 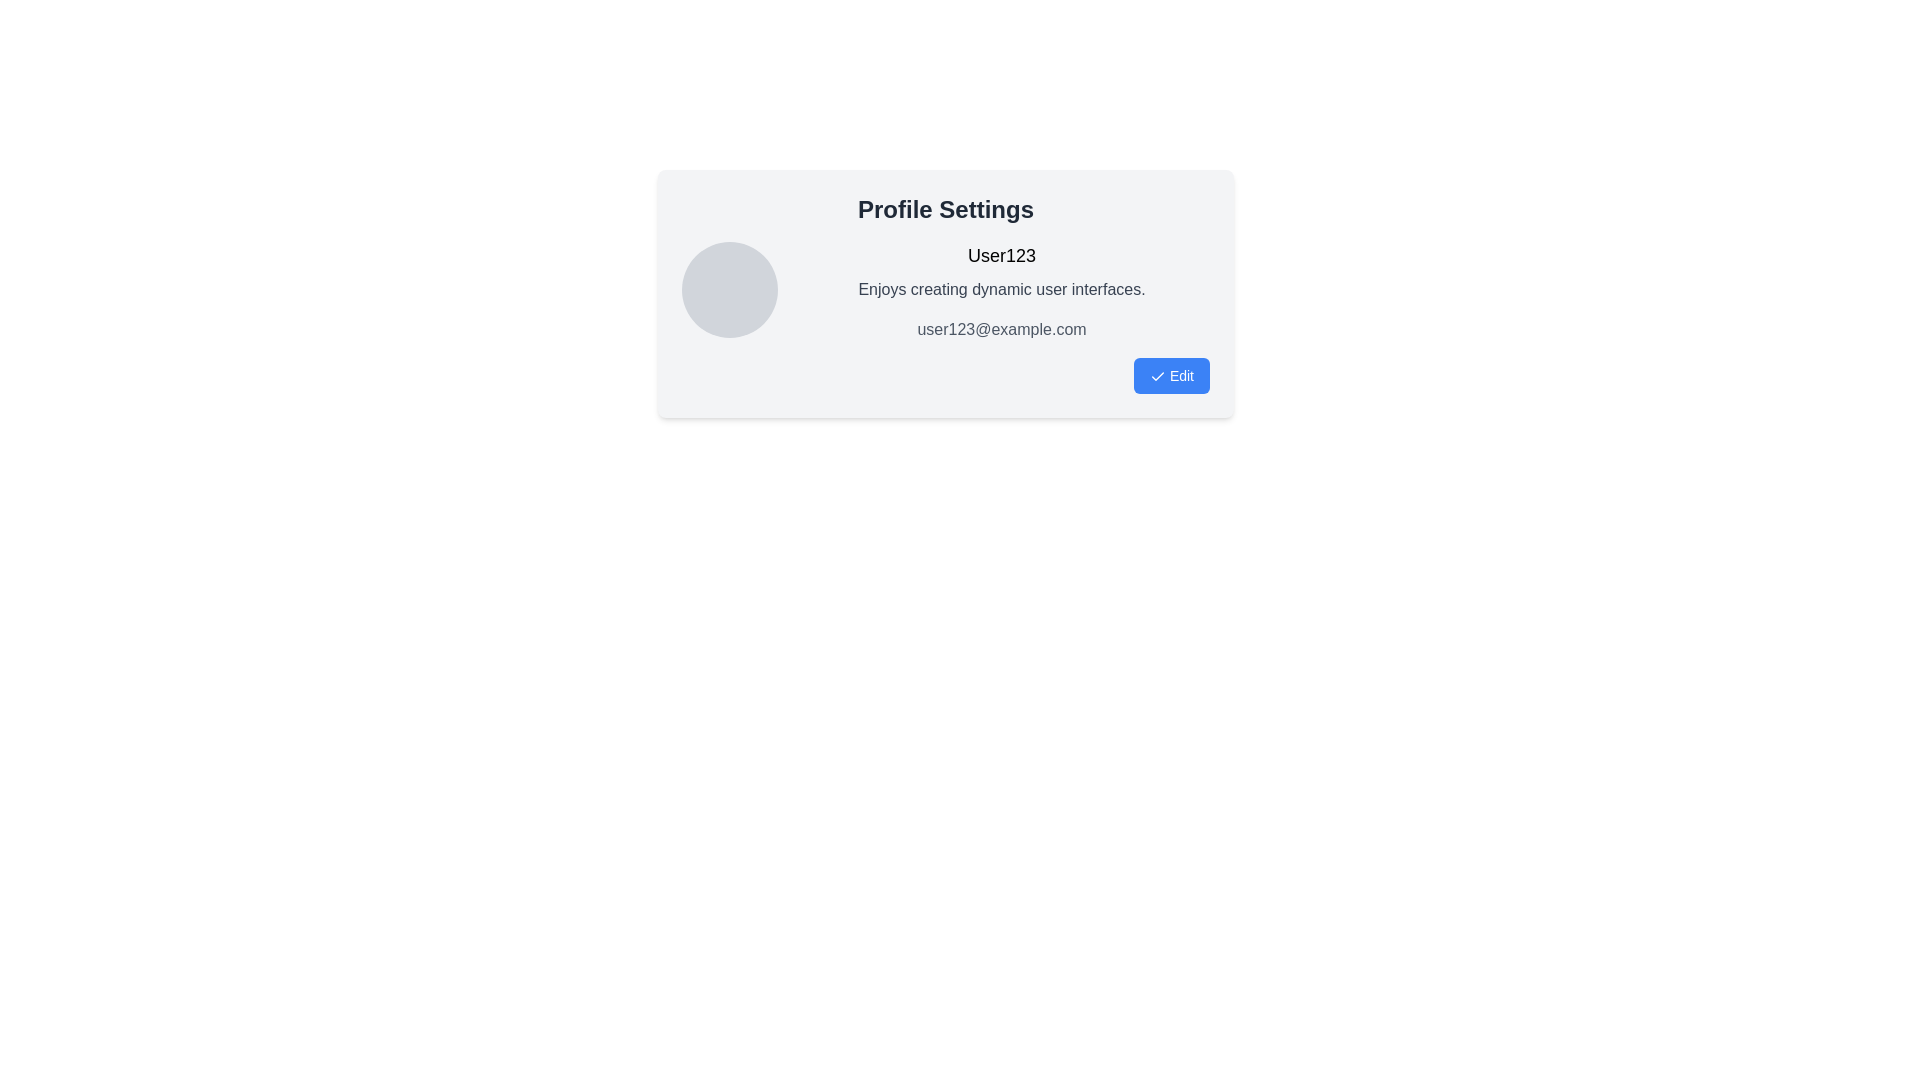 What do you see at coordinates (1002, 254) in the screenshot?
I see `text 'User123' displayed prominently in the profile section, styled with a larger font size and bold weight, located directly under the heading 'Profile Settings'` at bounding box center [1002, 254].